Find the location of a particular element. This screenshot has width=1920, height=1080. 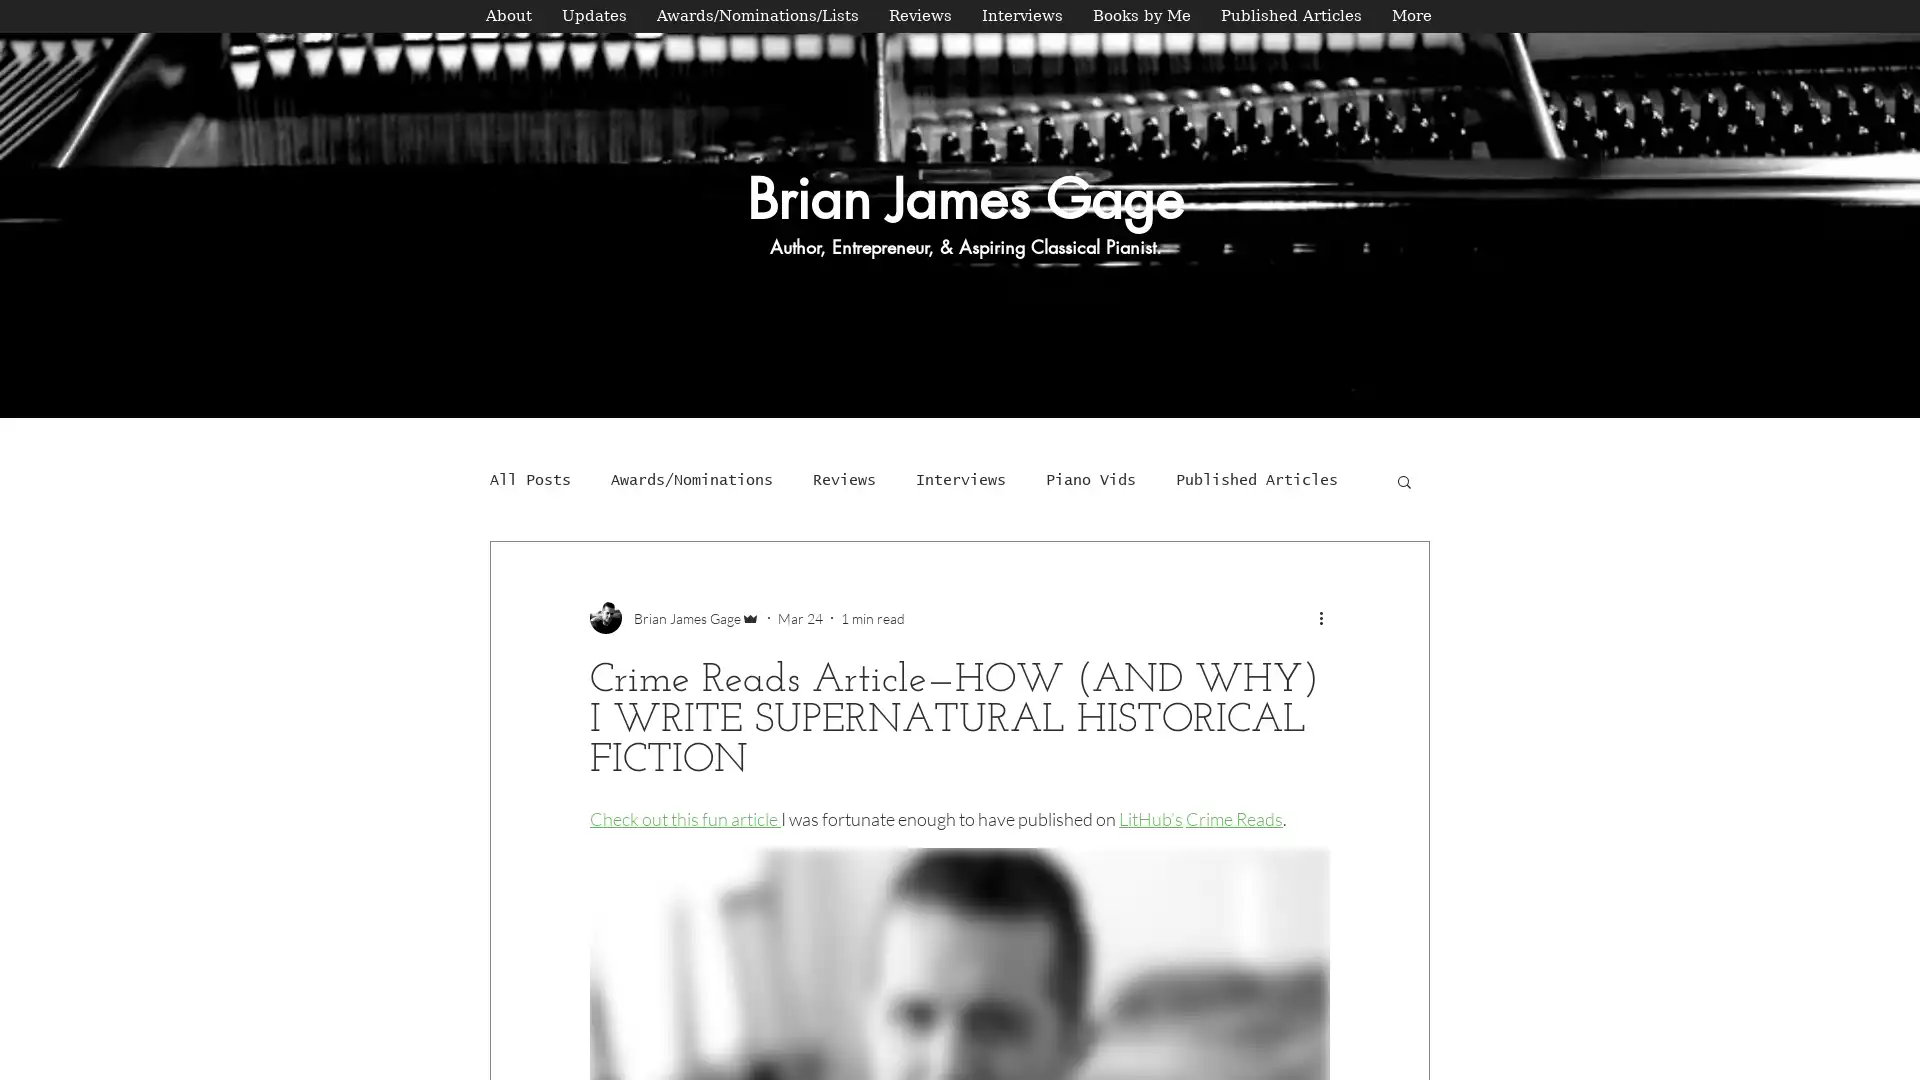

Piano Vids is located at coordinates (1089, 481).